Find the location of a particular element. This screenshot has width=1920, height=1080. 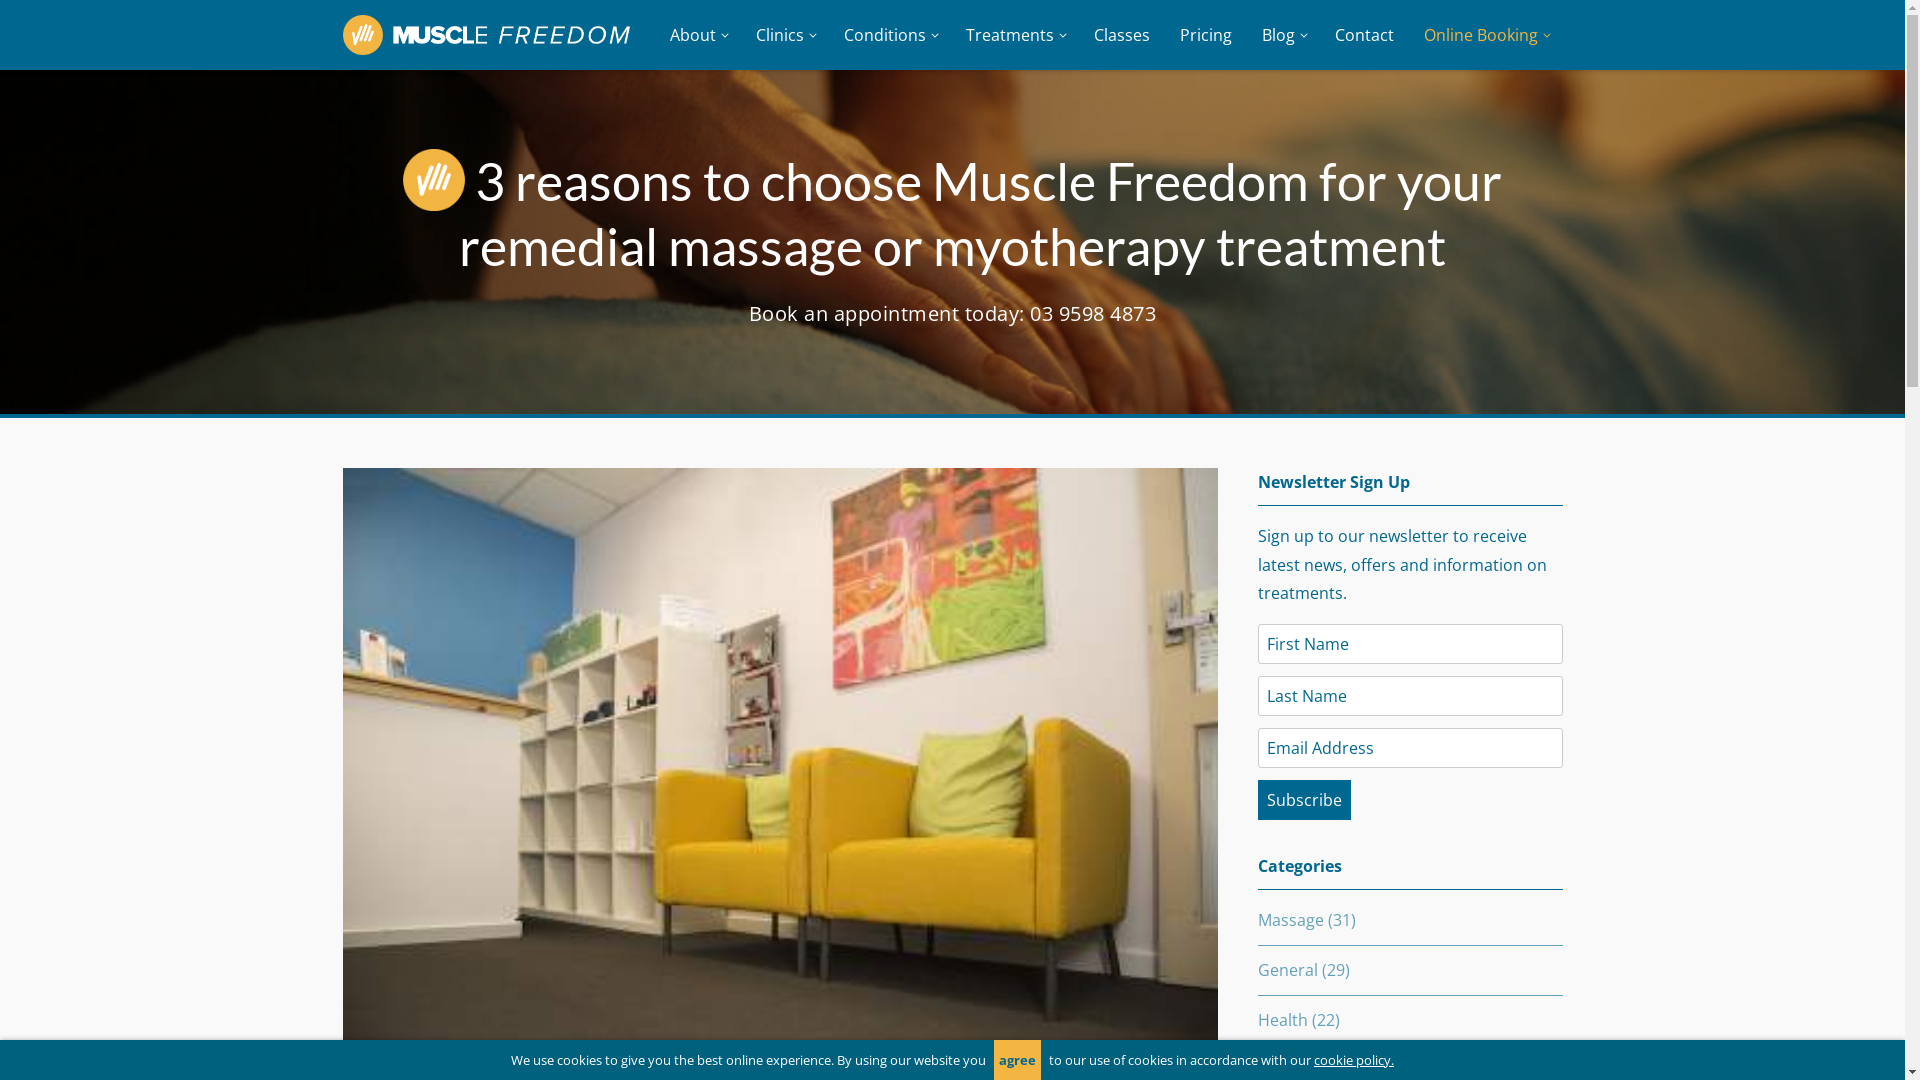

'Online Booking' is located at coordinates (1484, 34).